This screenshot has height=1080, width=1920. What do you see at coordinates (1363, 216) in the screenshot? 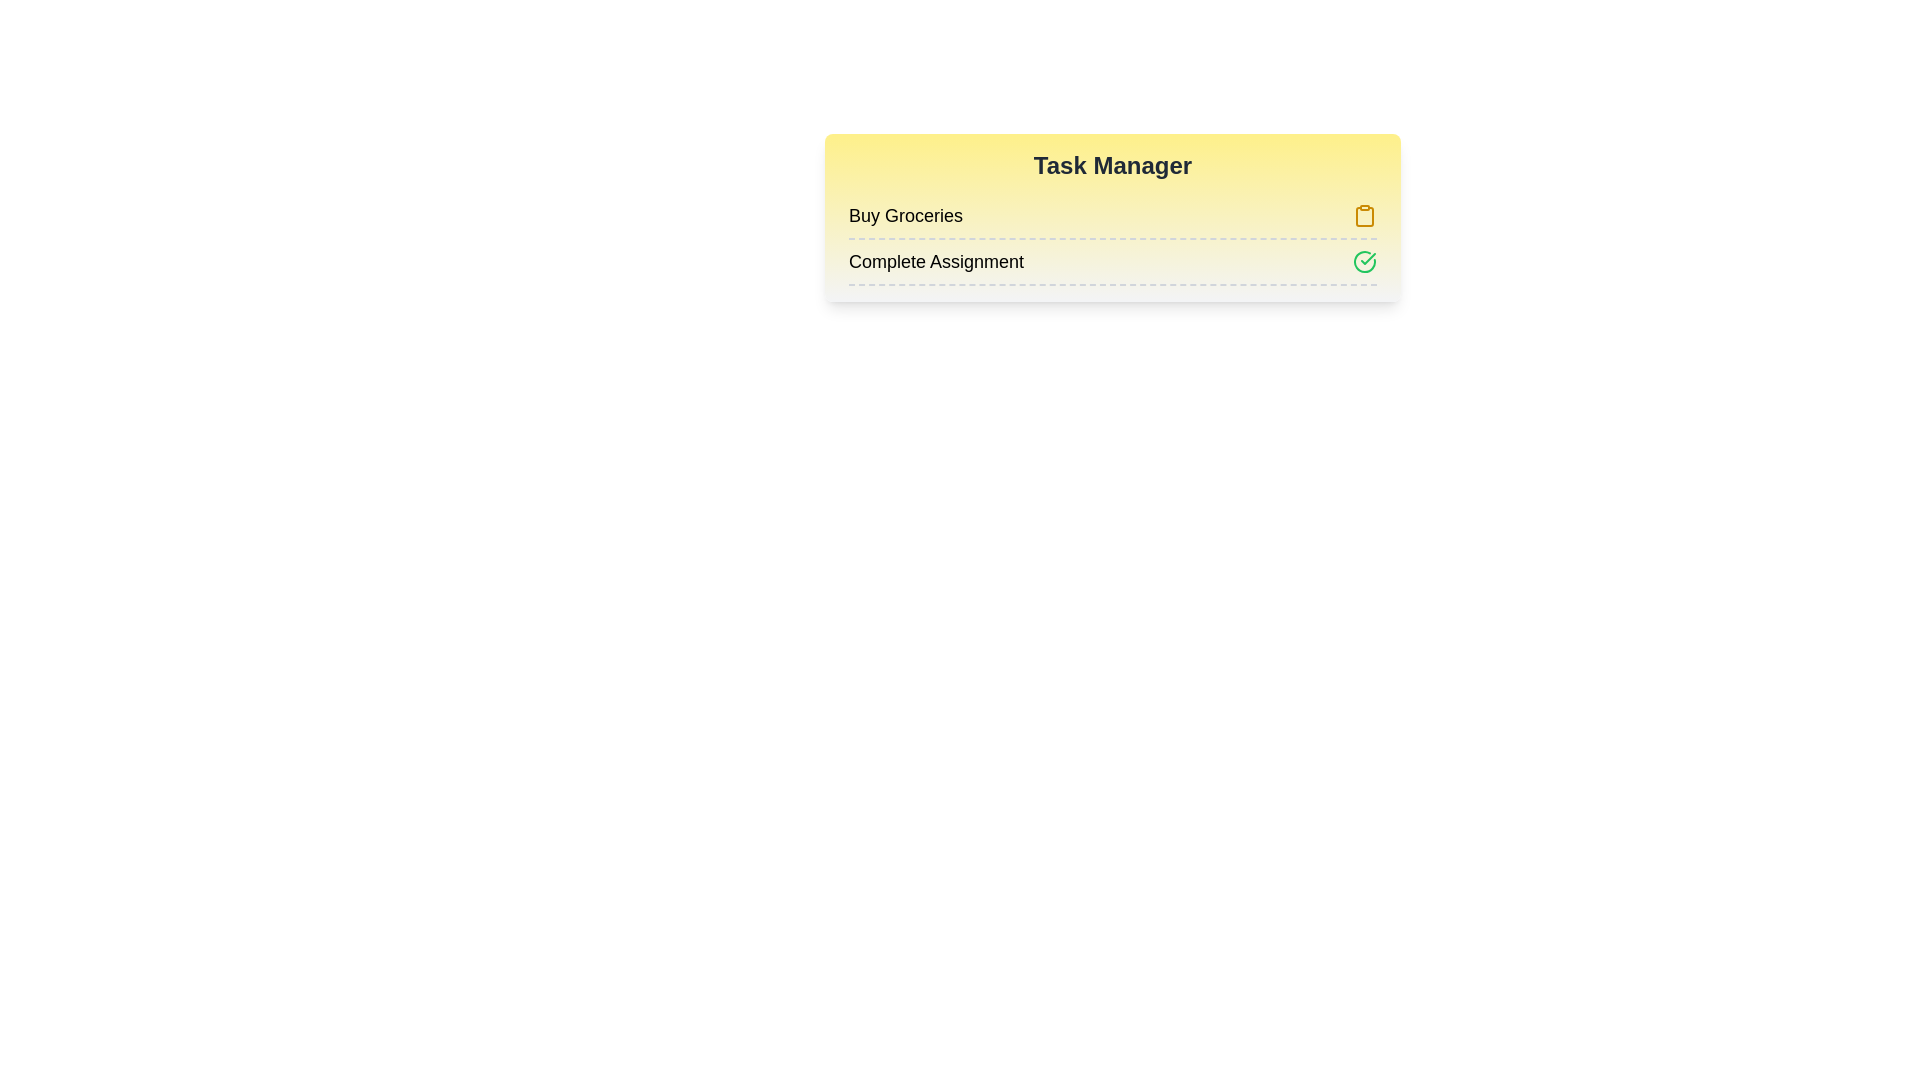
I see `the small yellow clipboard icon located to the right of the 'Buy Groceries' task description` at bounding box center [1363, 216].